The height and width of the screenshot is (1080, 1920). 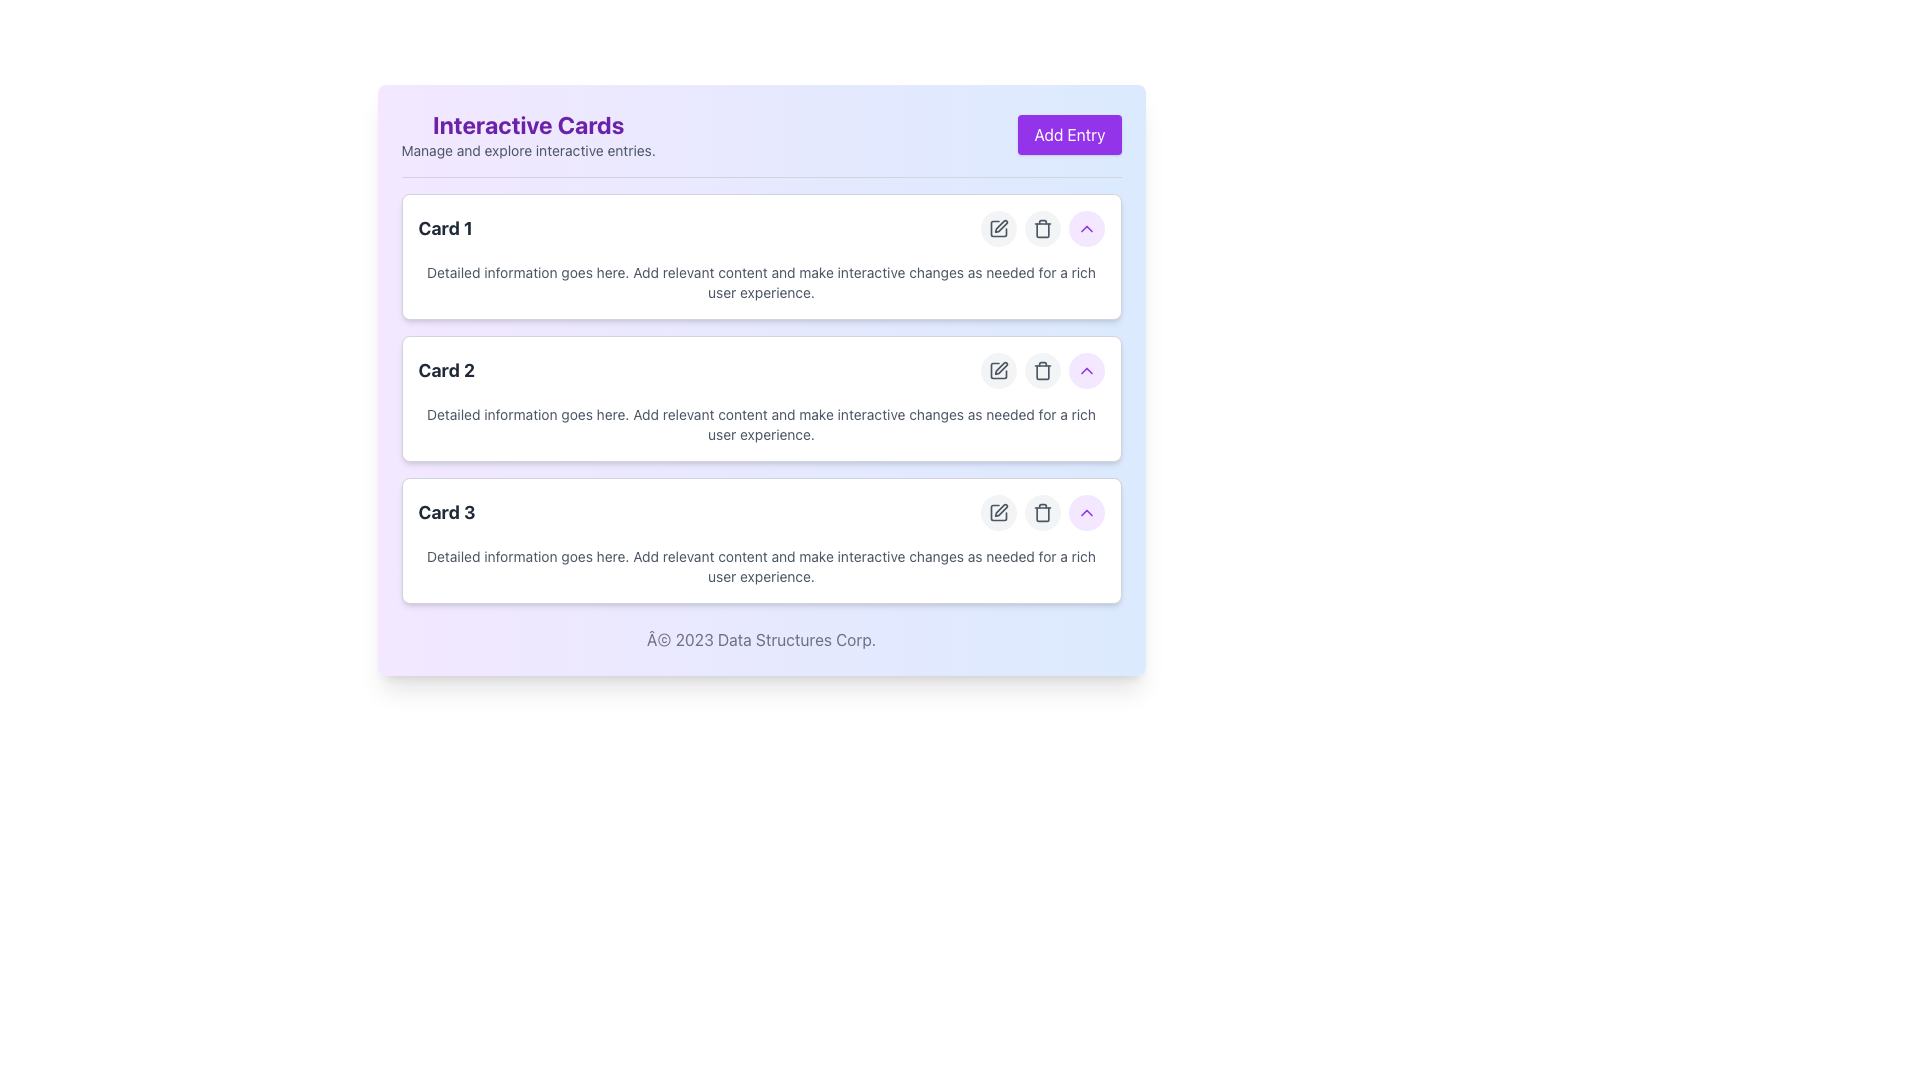 What do you see at coordinates (760, 282) in the screenshot?
I see `the text component that reads 'Detailed information goes here. Add relevant content and make interactive changes as needed for a rich user experience.' located in the first card ('Card 1') of the grouped list of cards` at bounding box center [760, 282].